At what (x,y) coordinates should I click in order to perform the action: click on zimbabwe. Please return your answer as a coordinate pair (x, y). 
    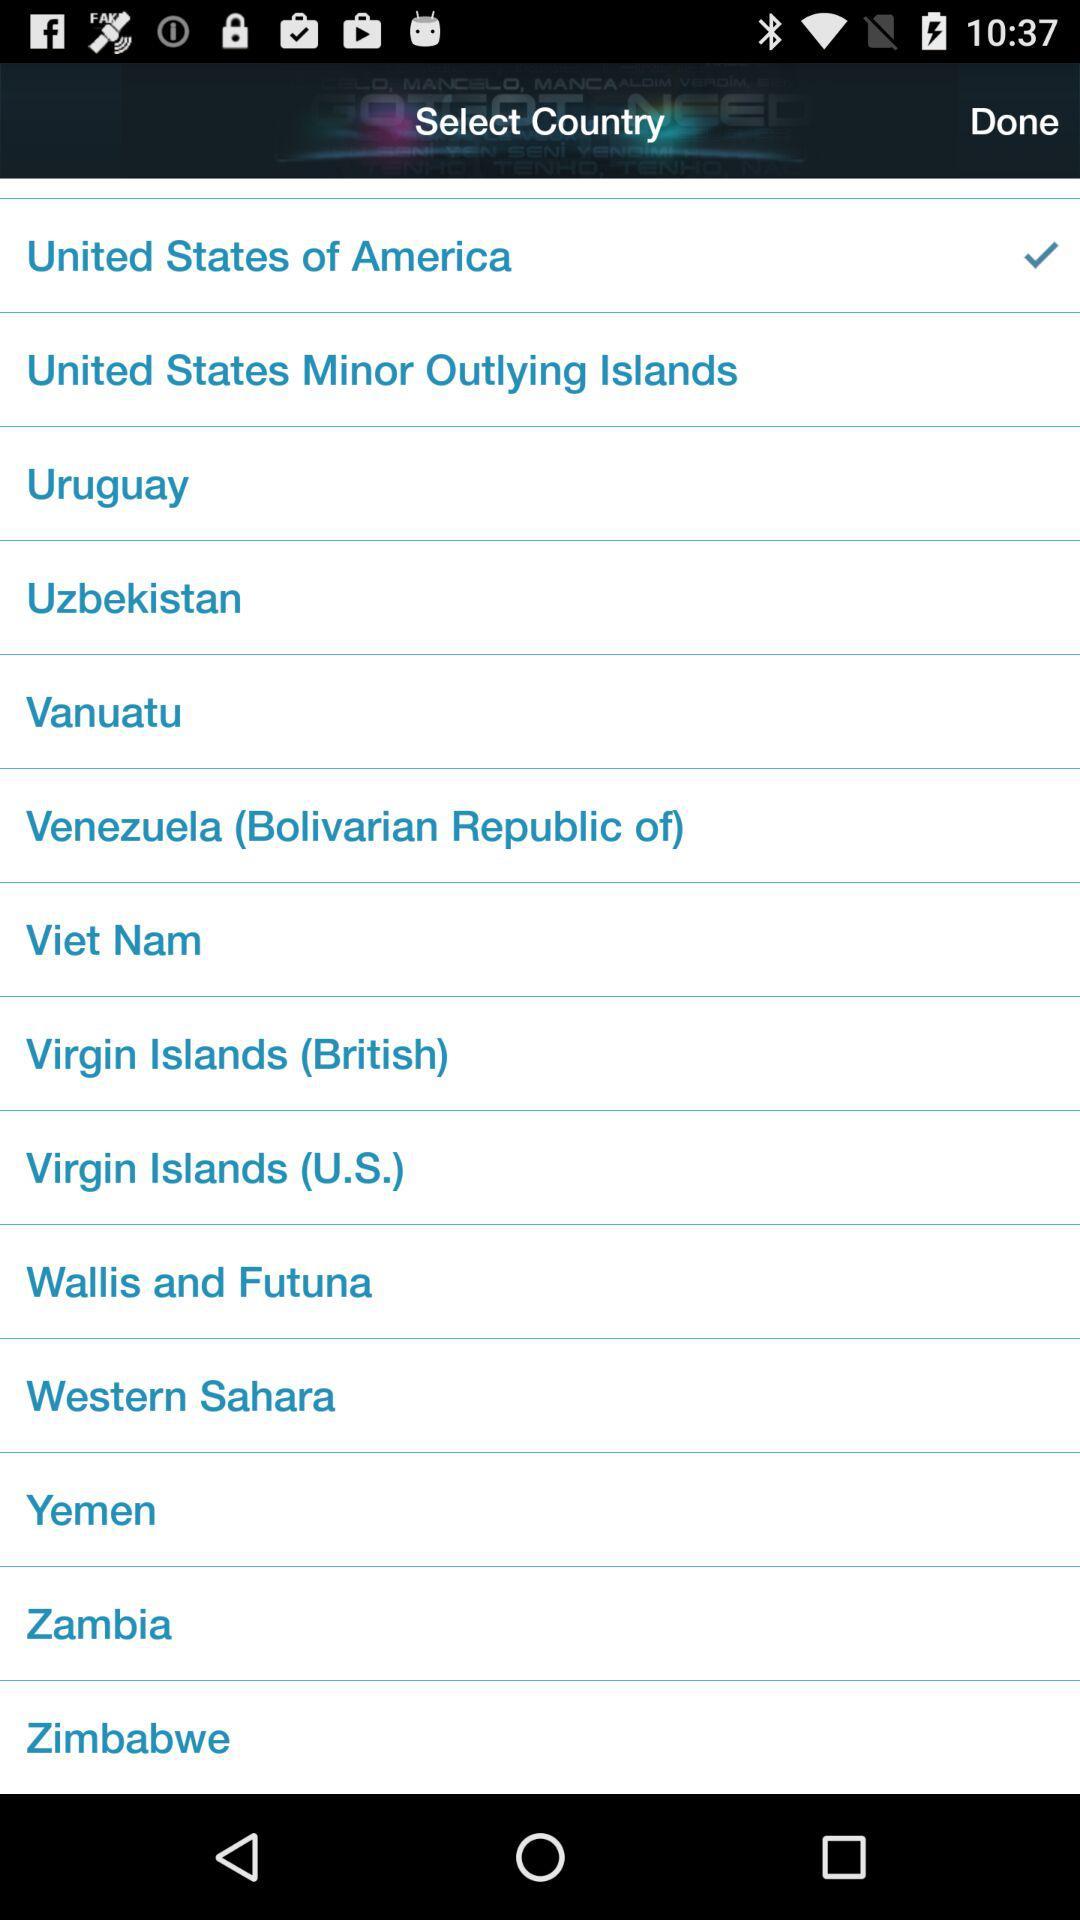
    Looking at the image, I should click on (540, 1736).